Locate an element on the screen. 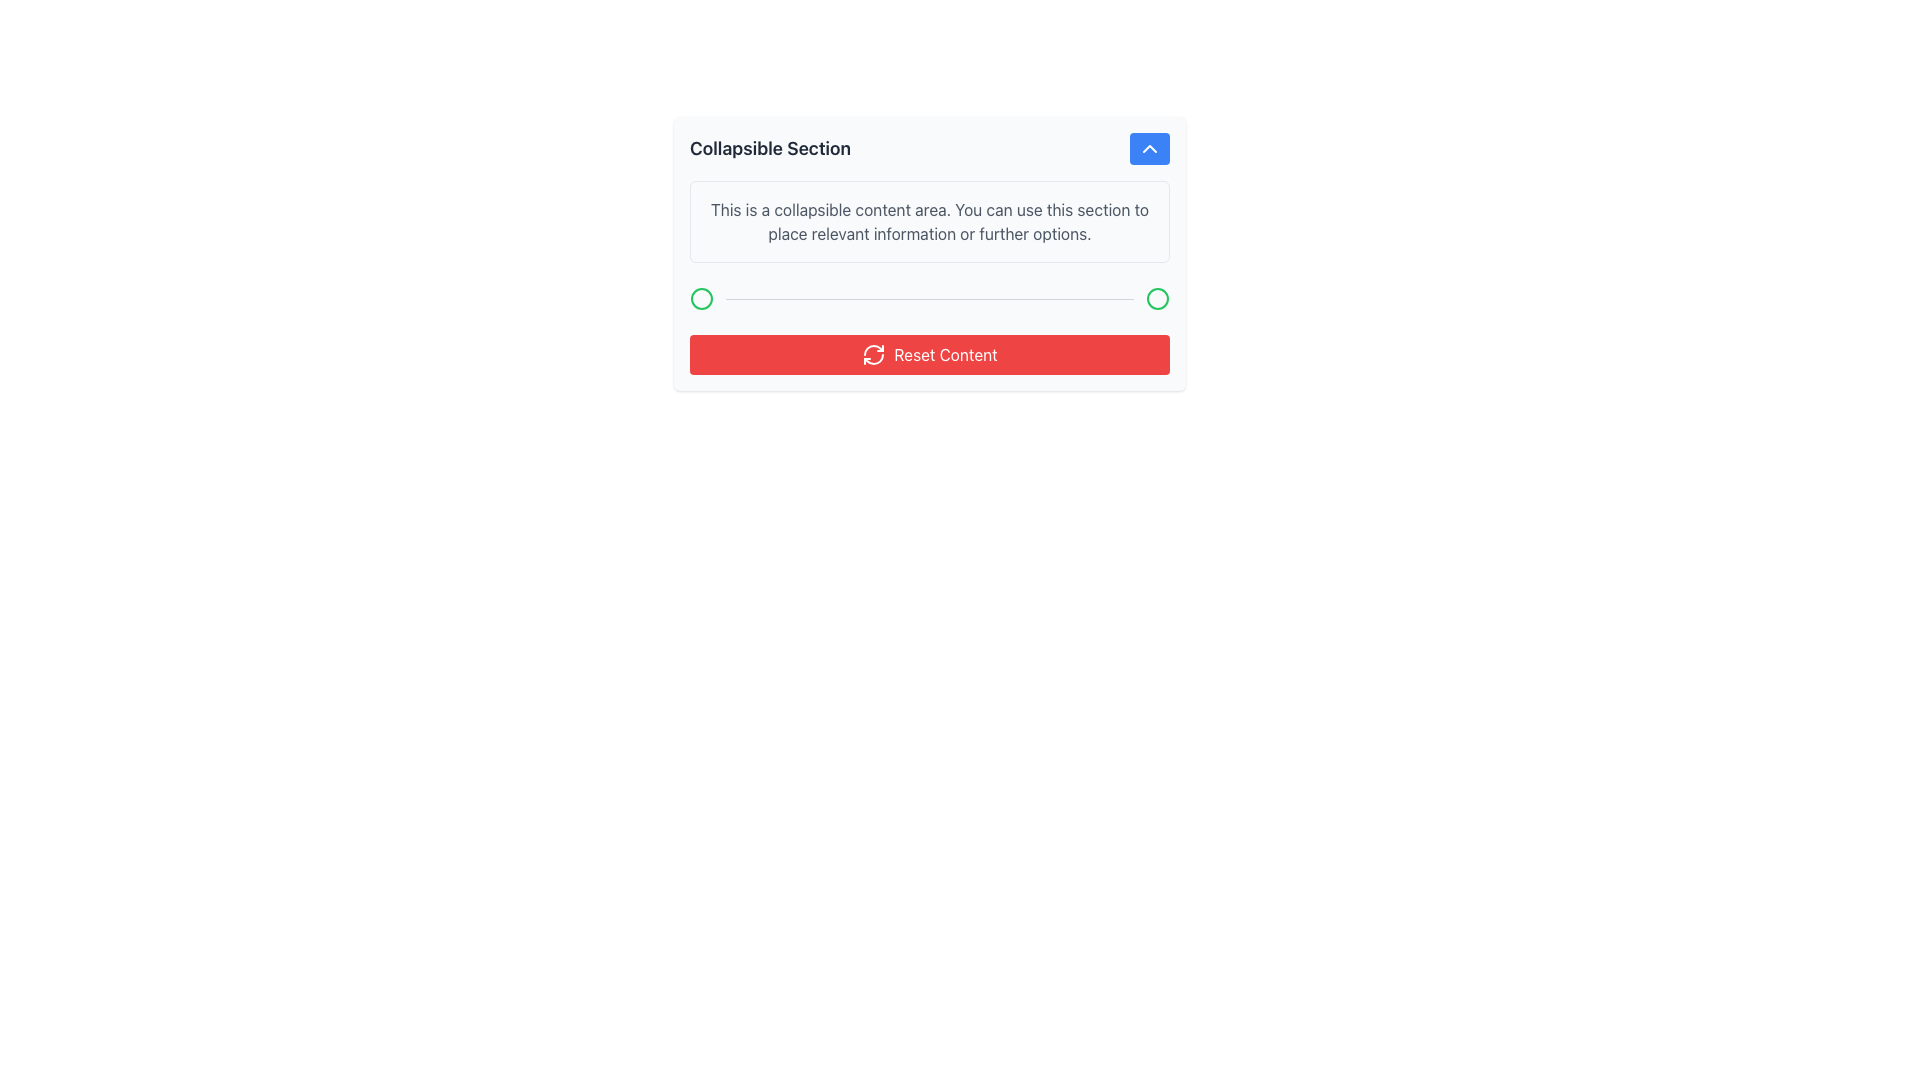 The image size is (1920, 1080). the 'Reset Content' button with a rich red background and white text is located at coordinates (929, 353).